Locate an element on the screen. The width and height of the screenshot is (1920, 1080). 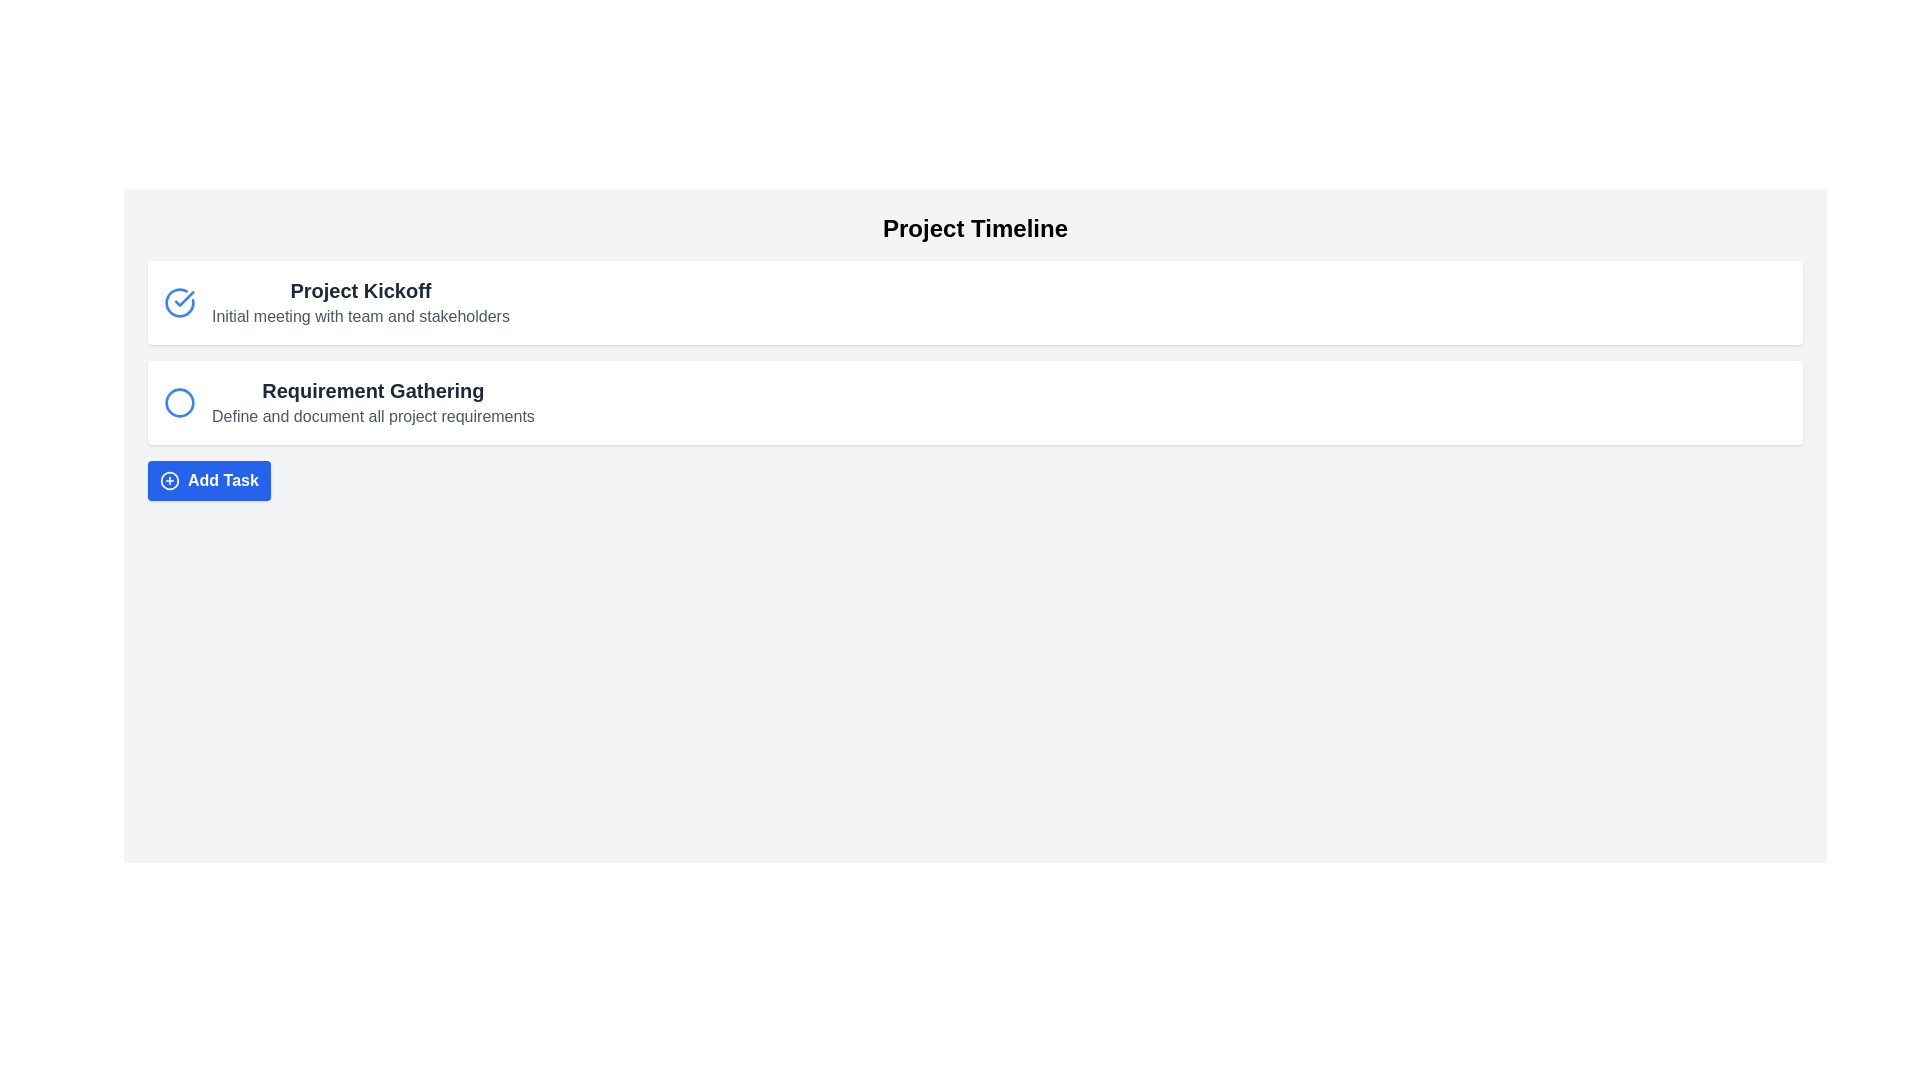
the label displaying 'Requirement Gathering' which contains two lines of text, with the first line in bold and larger font and the second line in smaller and lighter font is located at coordinates (373, 402).